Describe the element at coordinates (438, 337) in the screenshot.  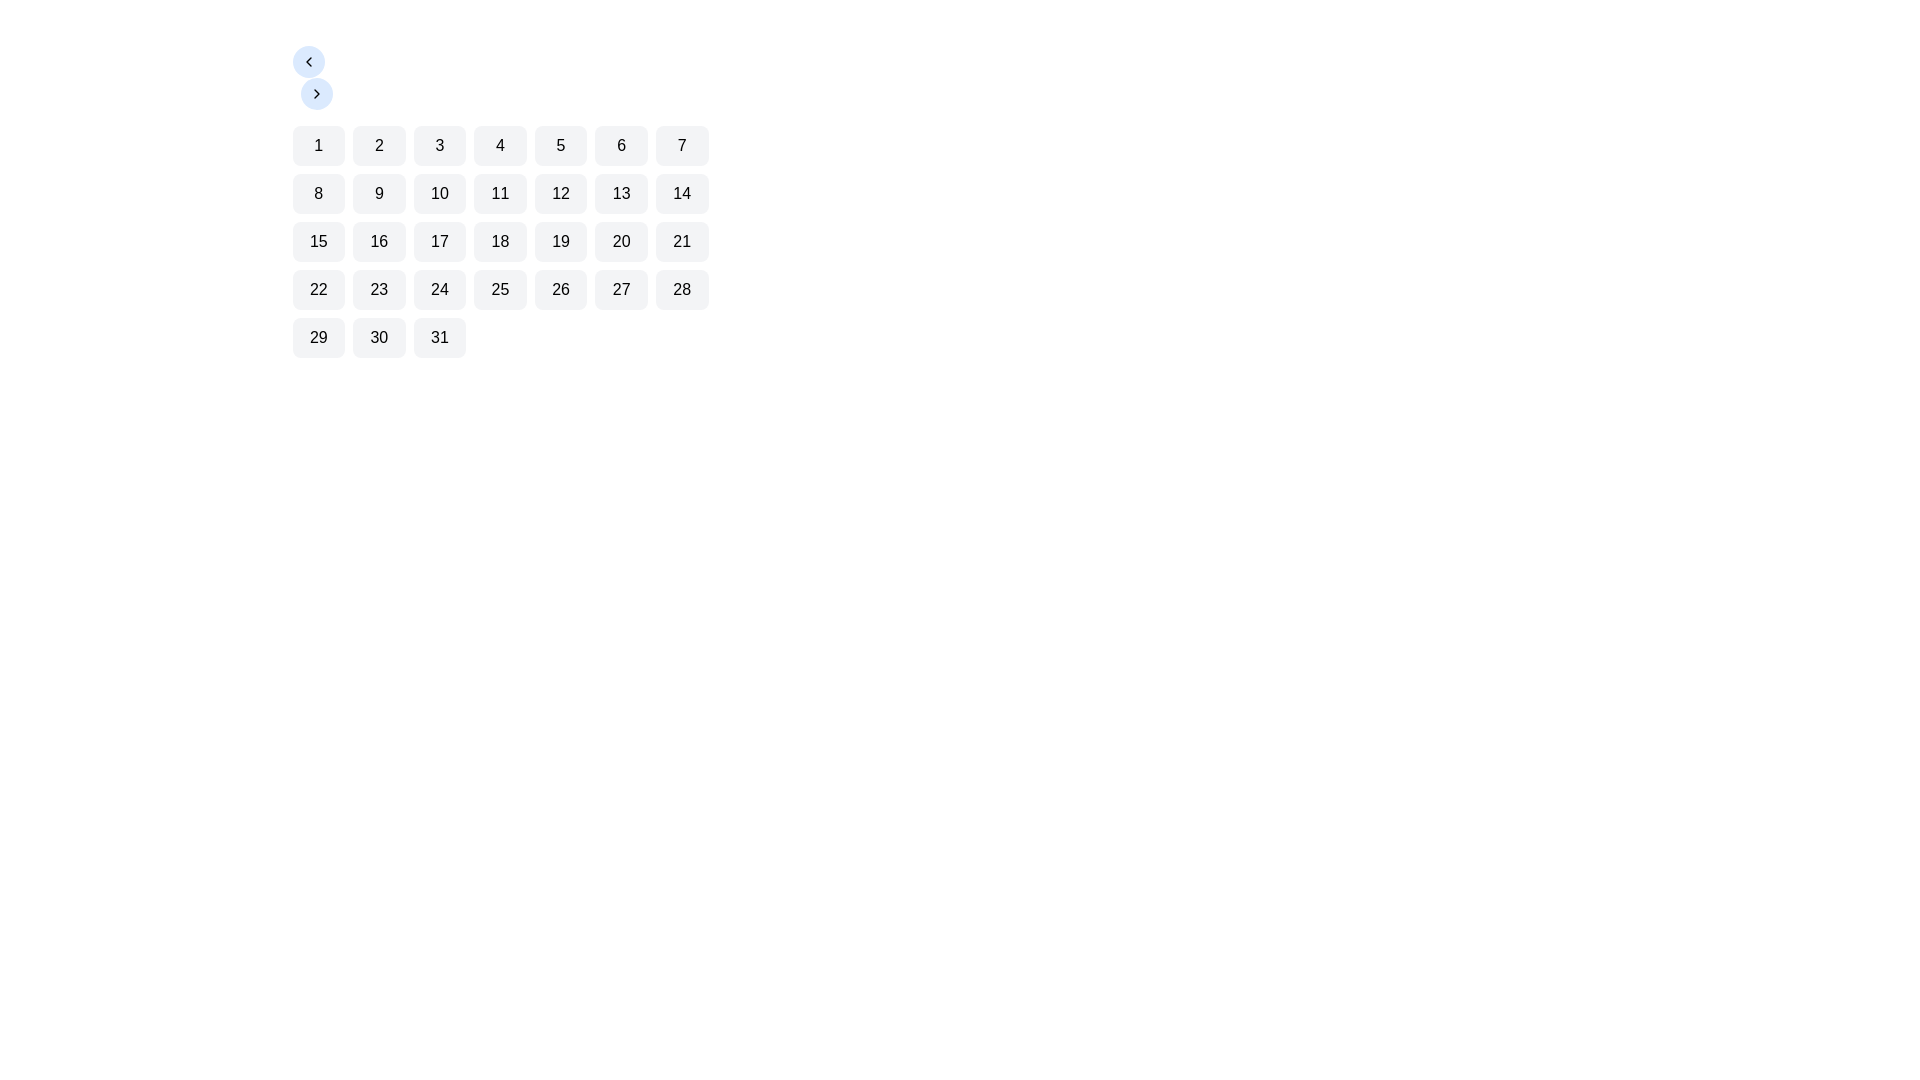
I see `the selectable date button located in the seventh column of the fifth row of a grid layout` at that location.